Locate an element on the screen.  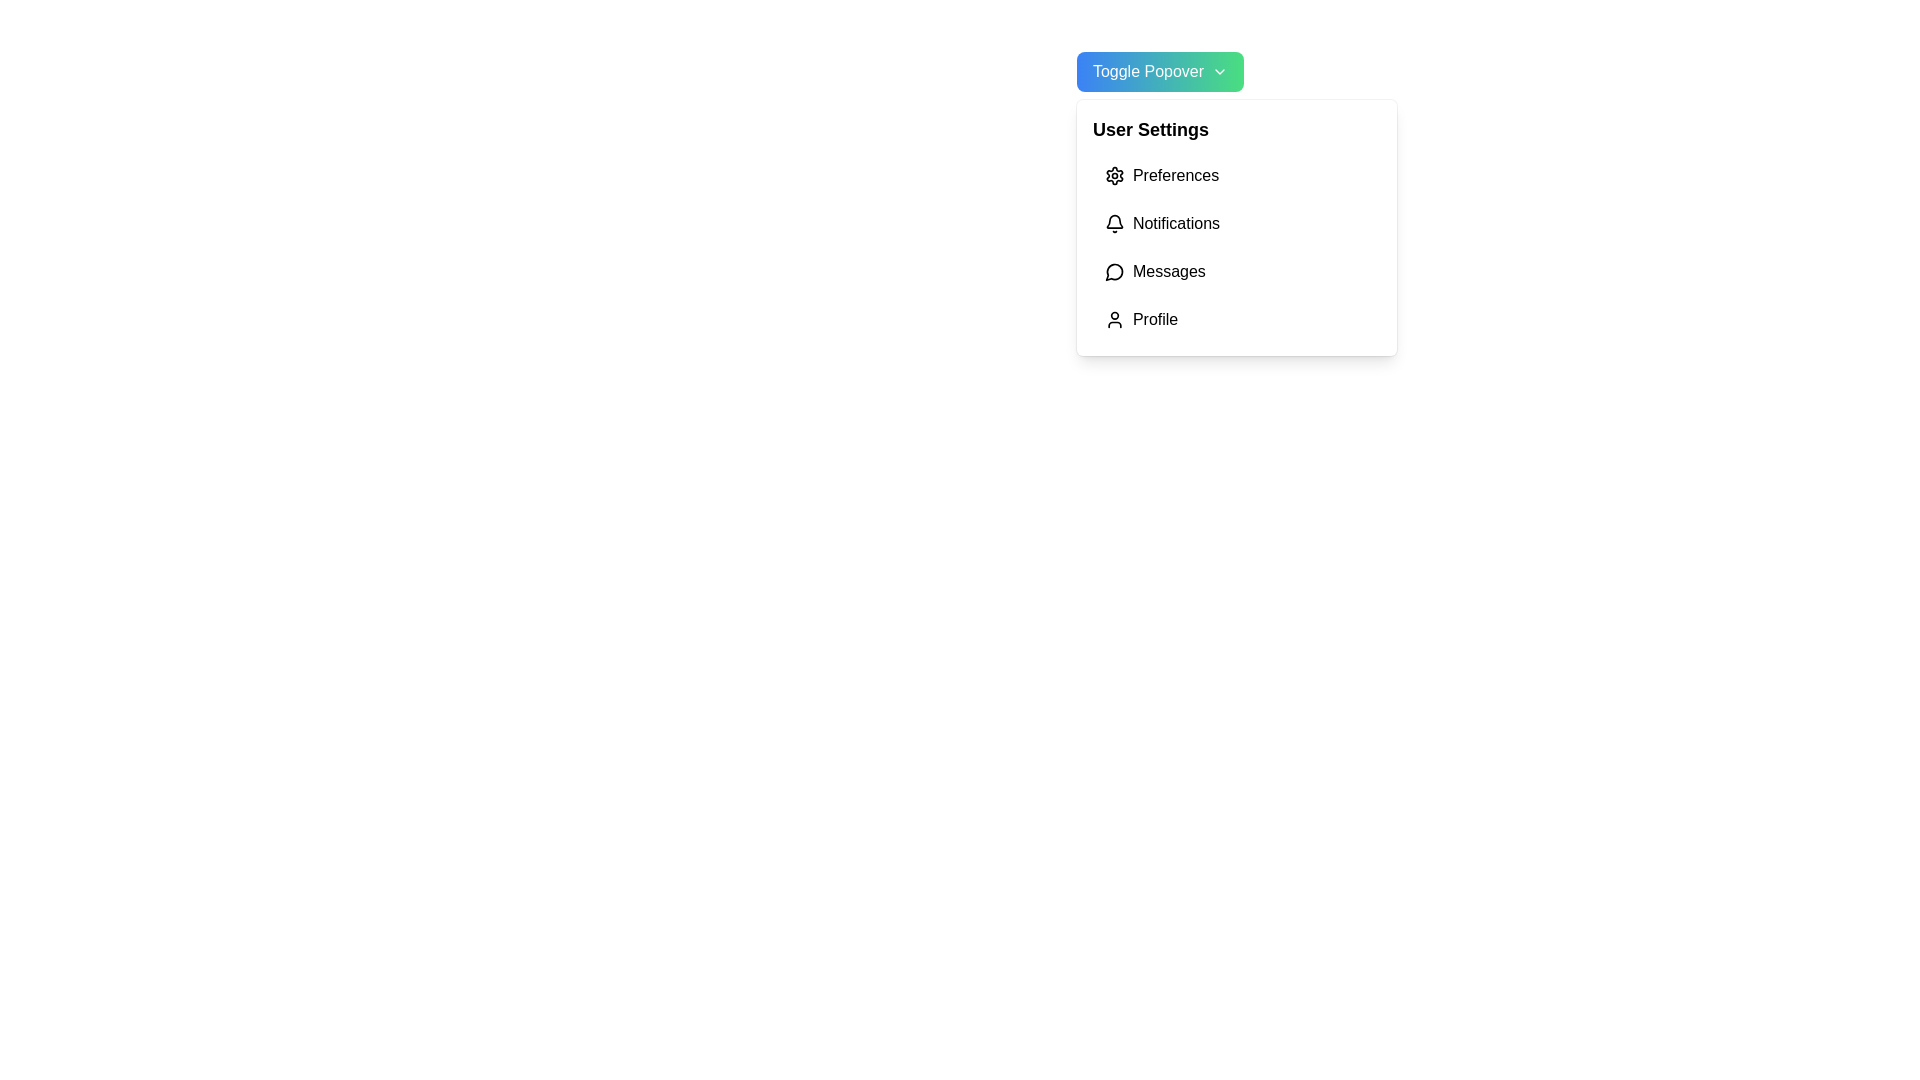
the 'Notifications' text link in the User Settings dropdown menu is located at coordinates (1176, 223).